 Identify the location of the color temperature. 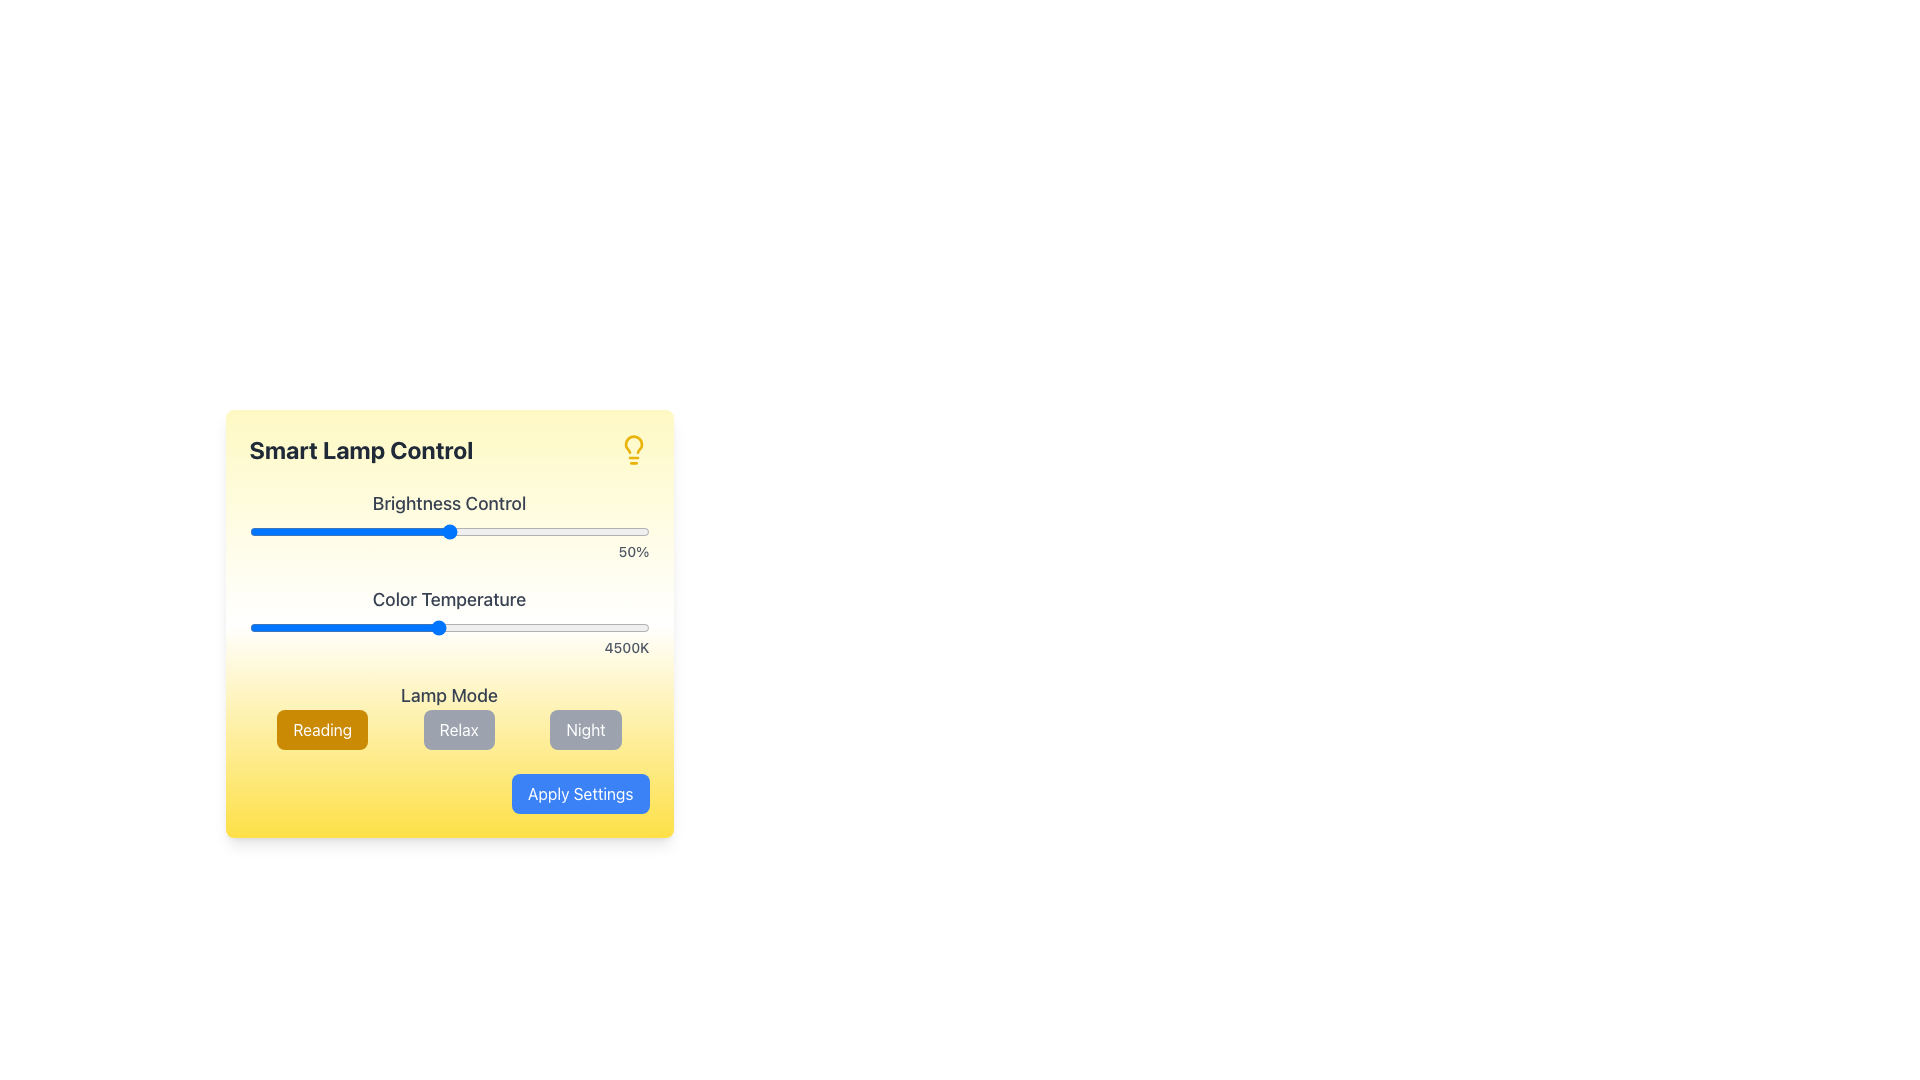
(497, 627).